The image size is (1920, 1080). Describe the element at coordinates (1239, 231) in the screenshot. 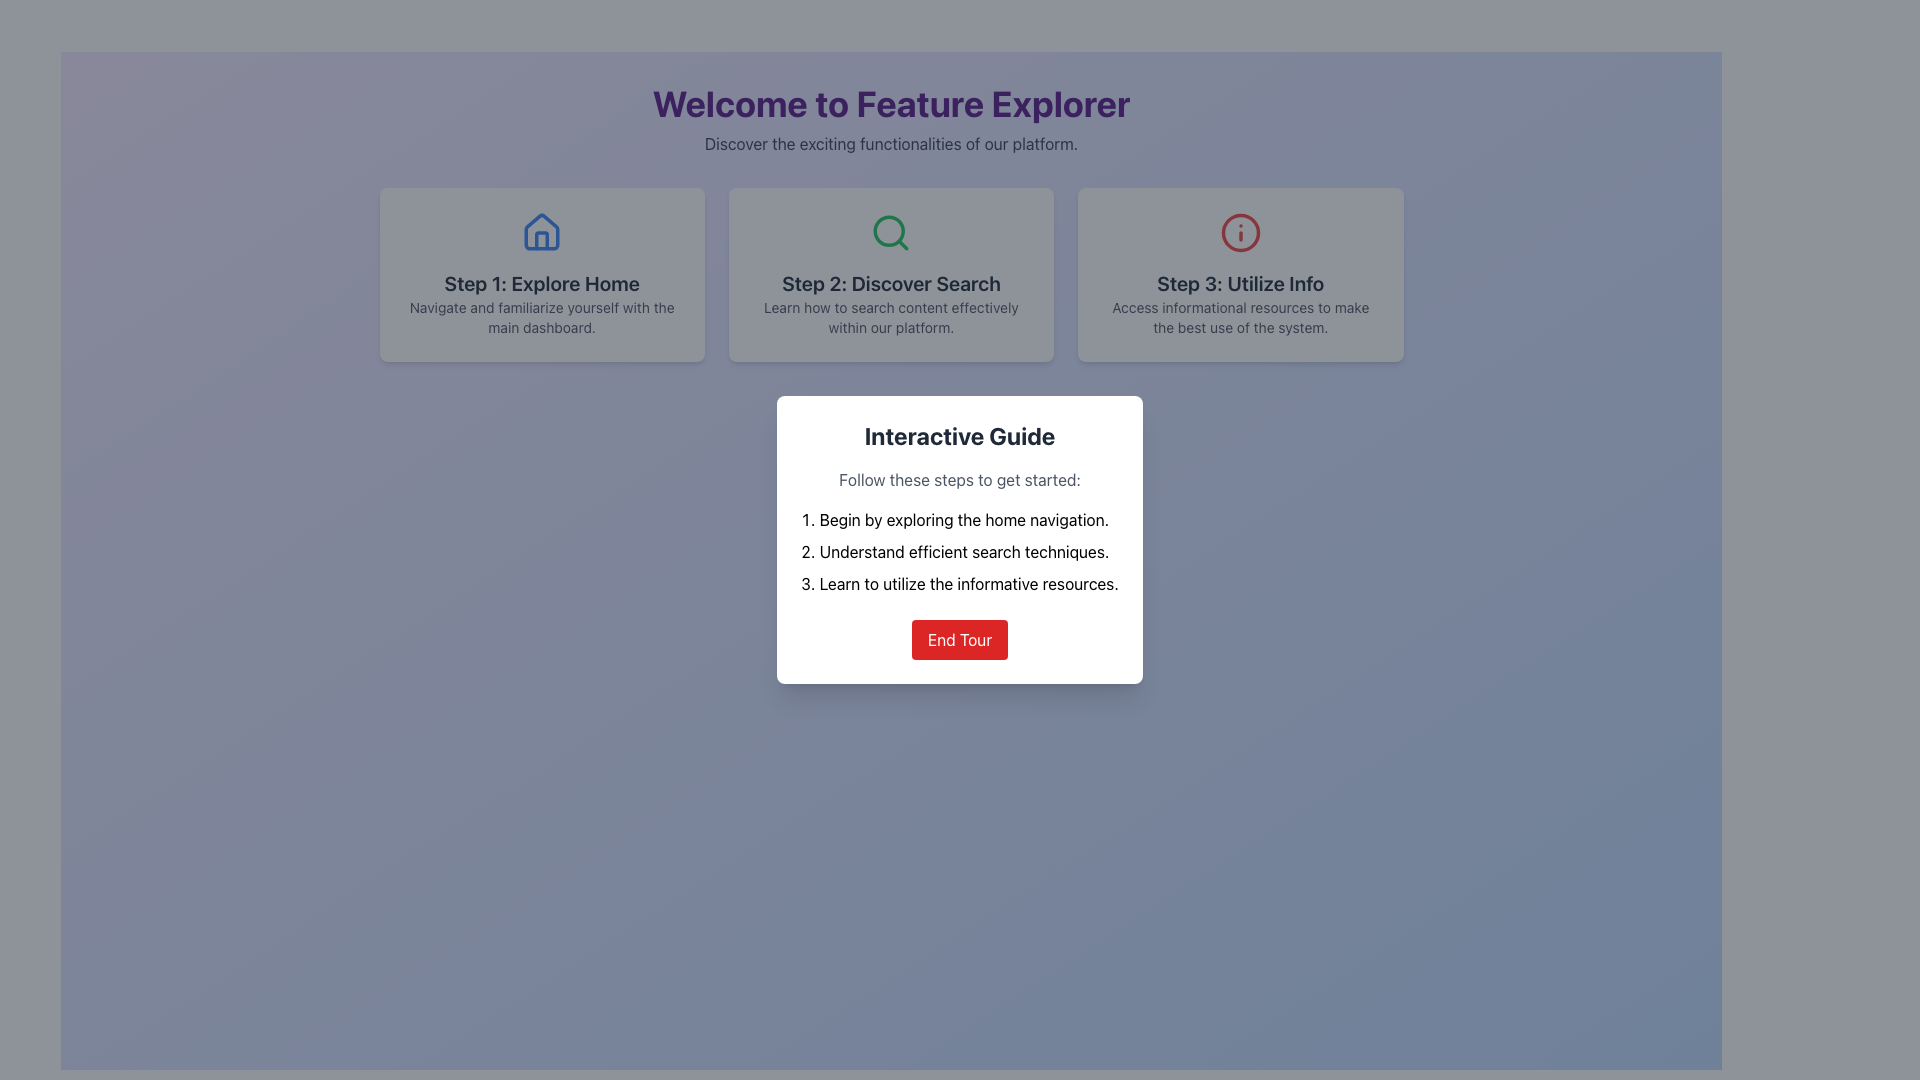

I see `the information icon` at that location.